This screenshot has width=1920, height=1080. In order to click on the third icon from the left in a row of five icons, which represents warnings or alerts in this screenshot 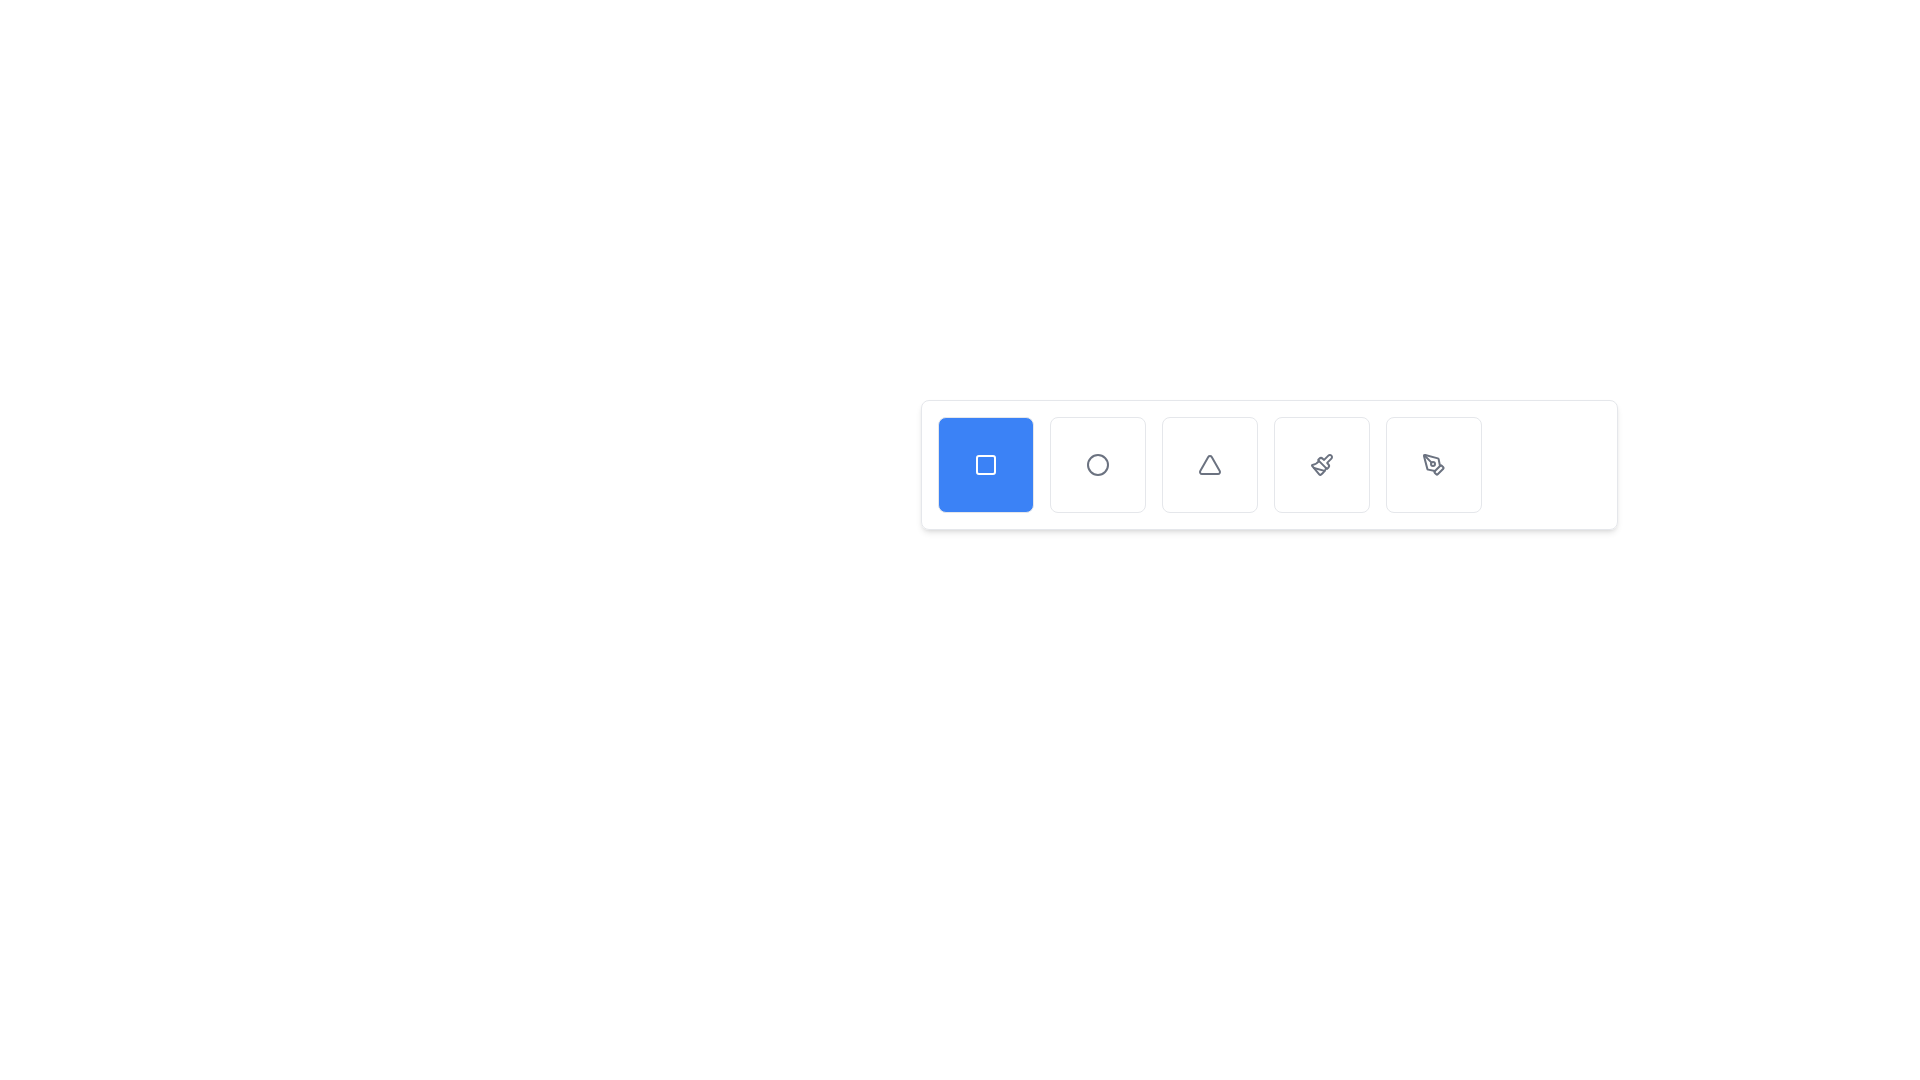, I will do `click(1208, 465)`.